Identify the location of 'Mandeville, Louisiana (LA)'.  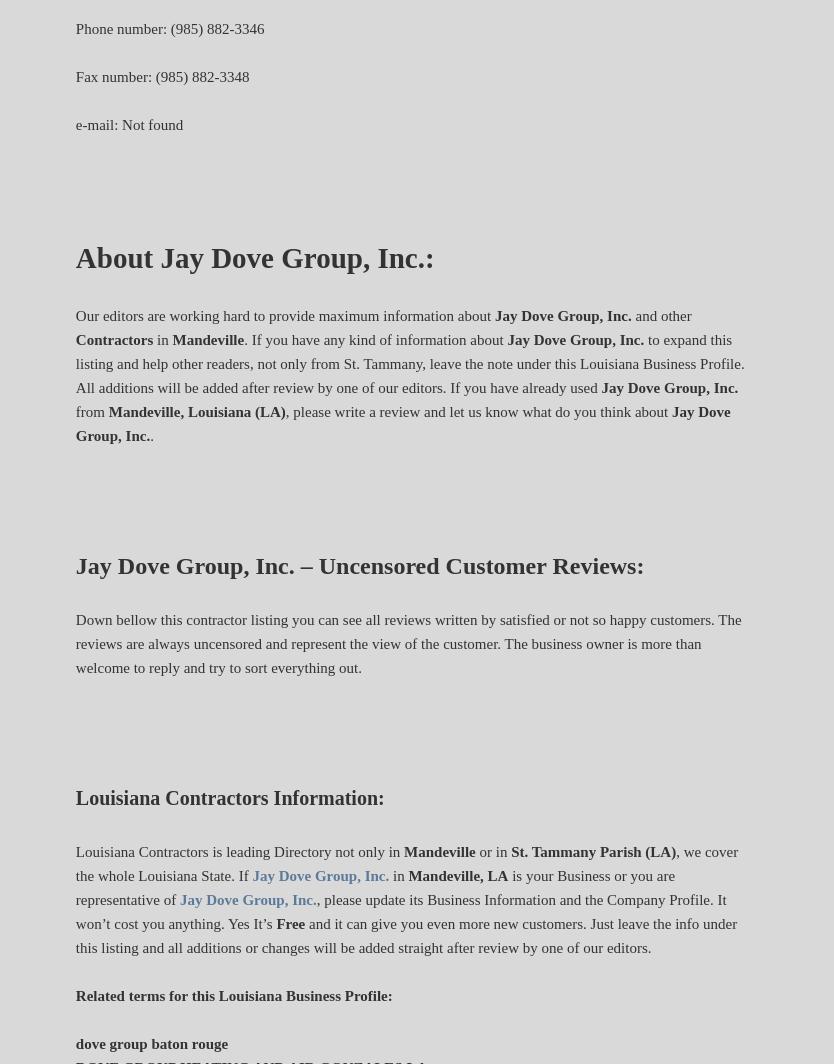
(196, 411).